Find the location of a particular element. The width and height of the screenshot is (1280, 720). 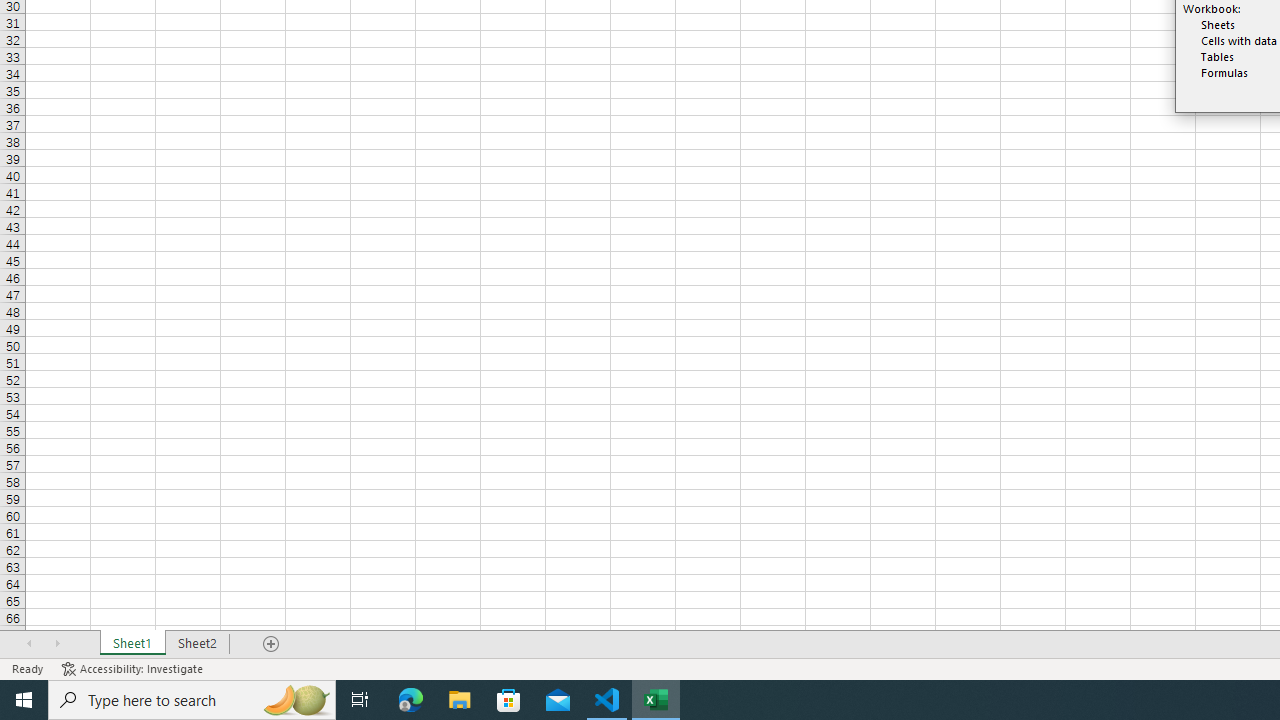

'Microsoft Edge' is located at coordinates (410, 698).